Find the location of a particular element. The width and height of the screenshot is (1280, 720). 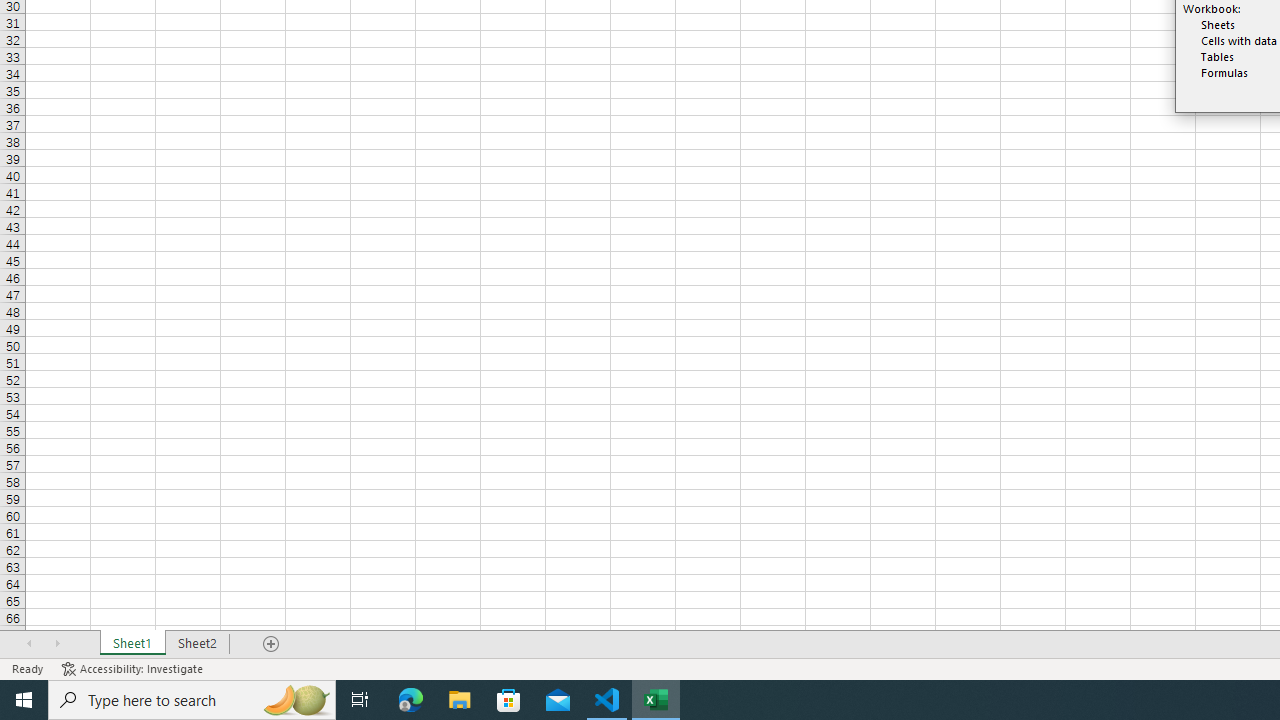

'Microsoft Edge' is located at coordinates (410, 698).